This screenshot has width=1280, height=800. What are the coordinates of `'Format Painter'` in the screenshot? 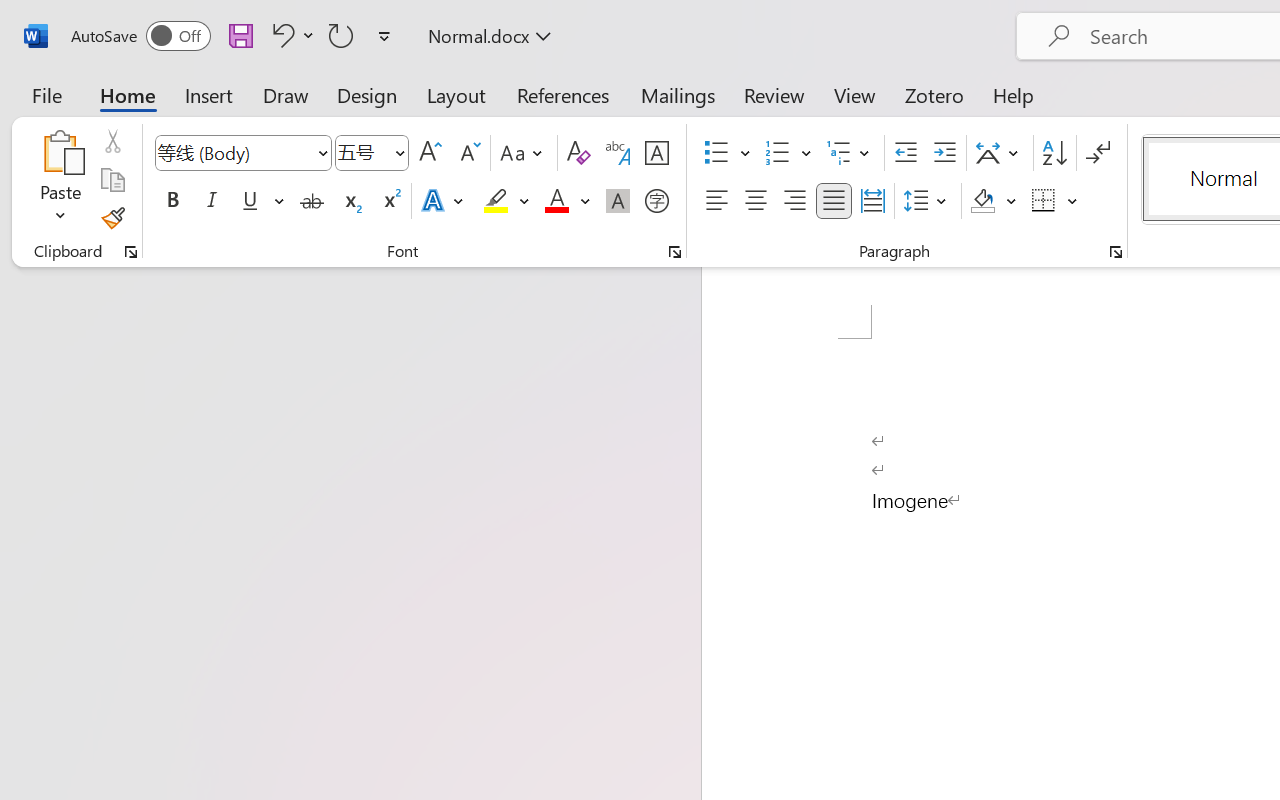 It's located at (111, 218).